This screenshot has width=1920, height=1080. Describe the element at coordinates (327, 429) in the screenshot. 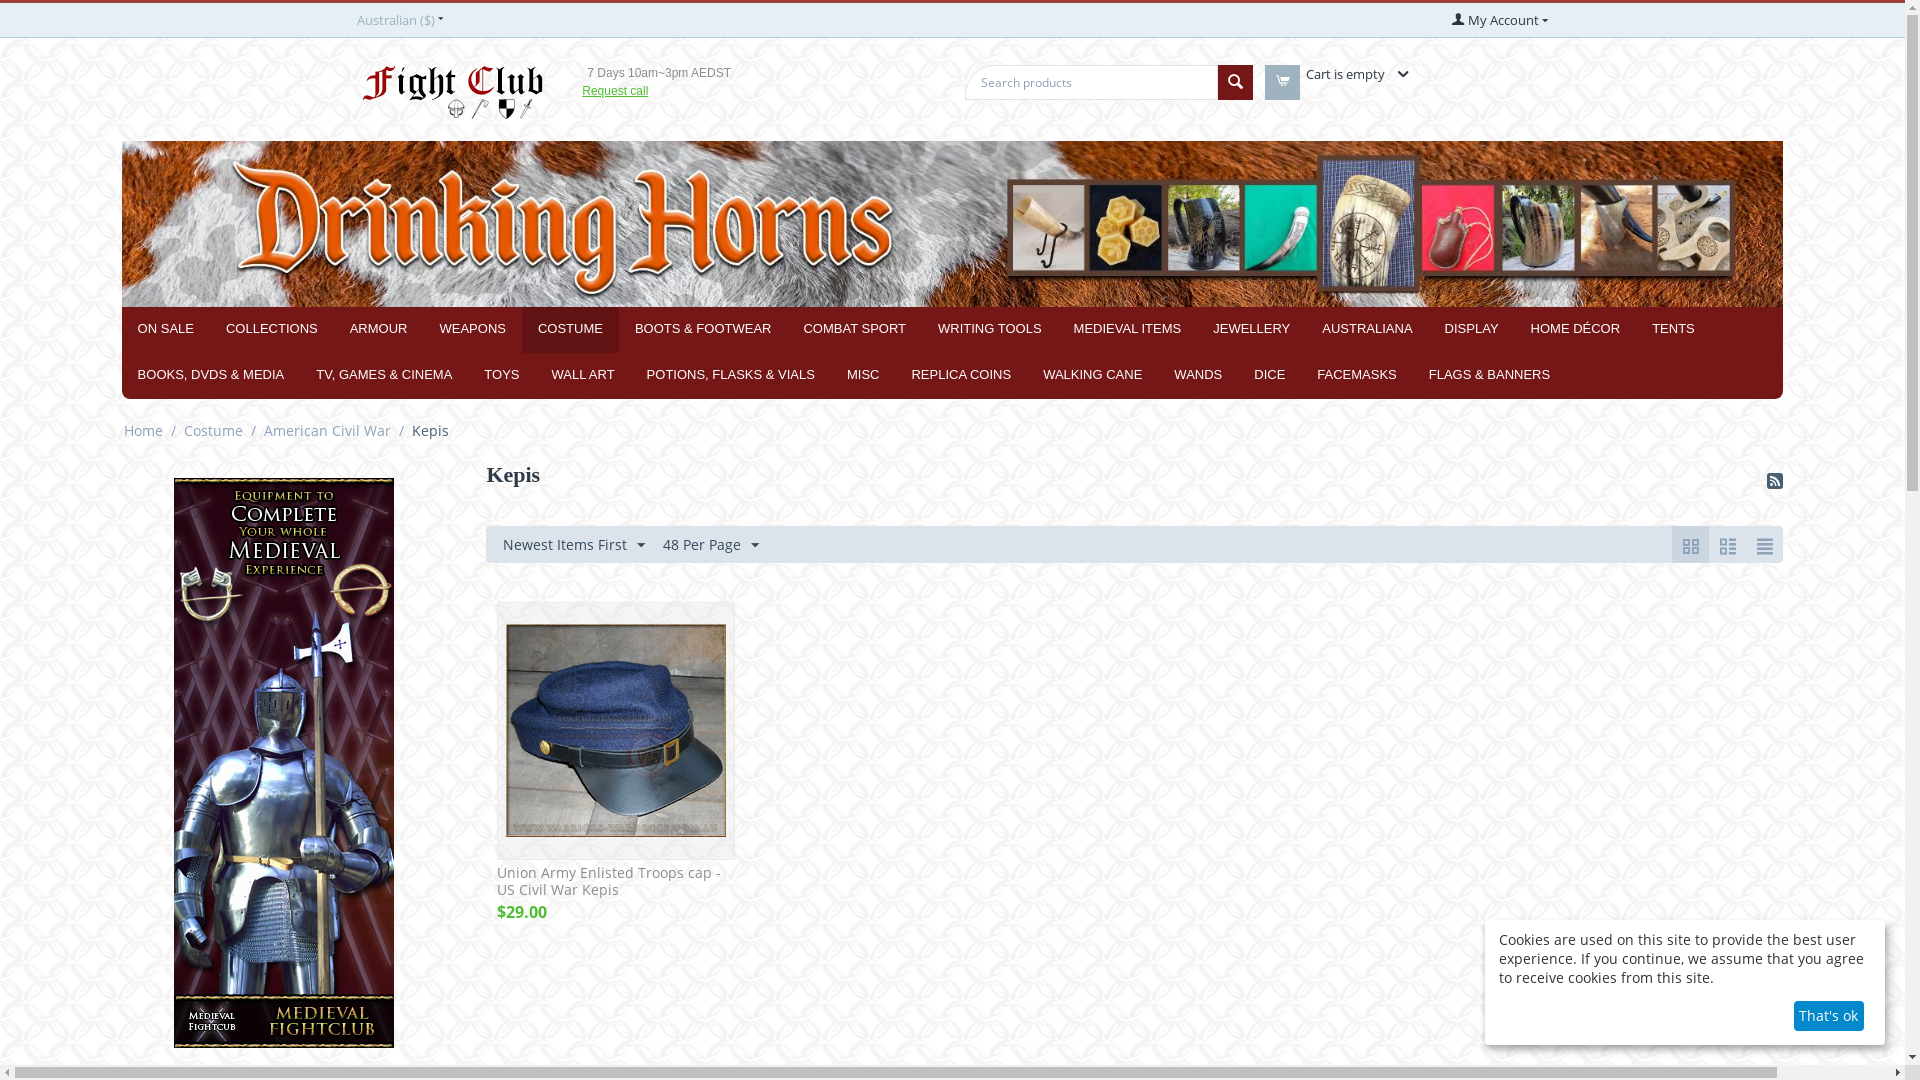

I see `'American Civil War'` at that location.